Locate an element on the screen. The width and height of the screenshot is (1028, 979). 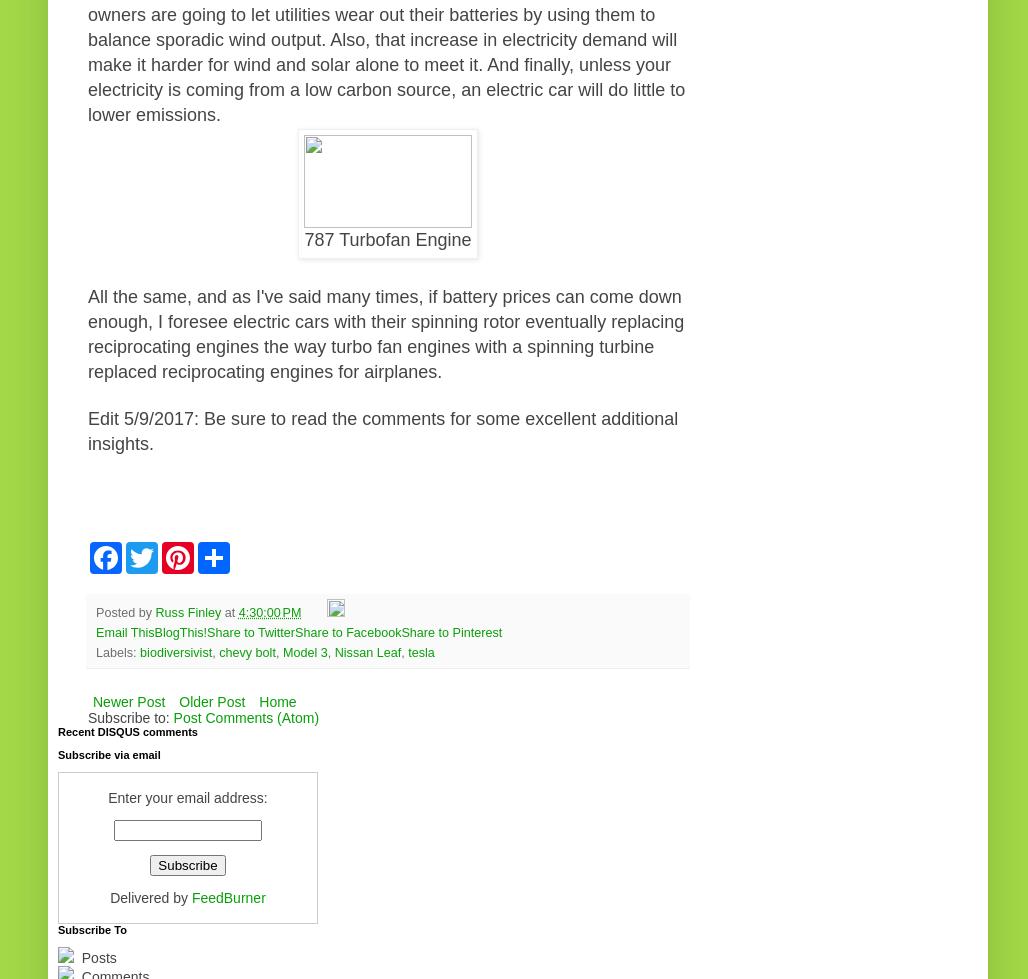
'Labels:' is located at coordinates (117, 651).